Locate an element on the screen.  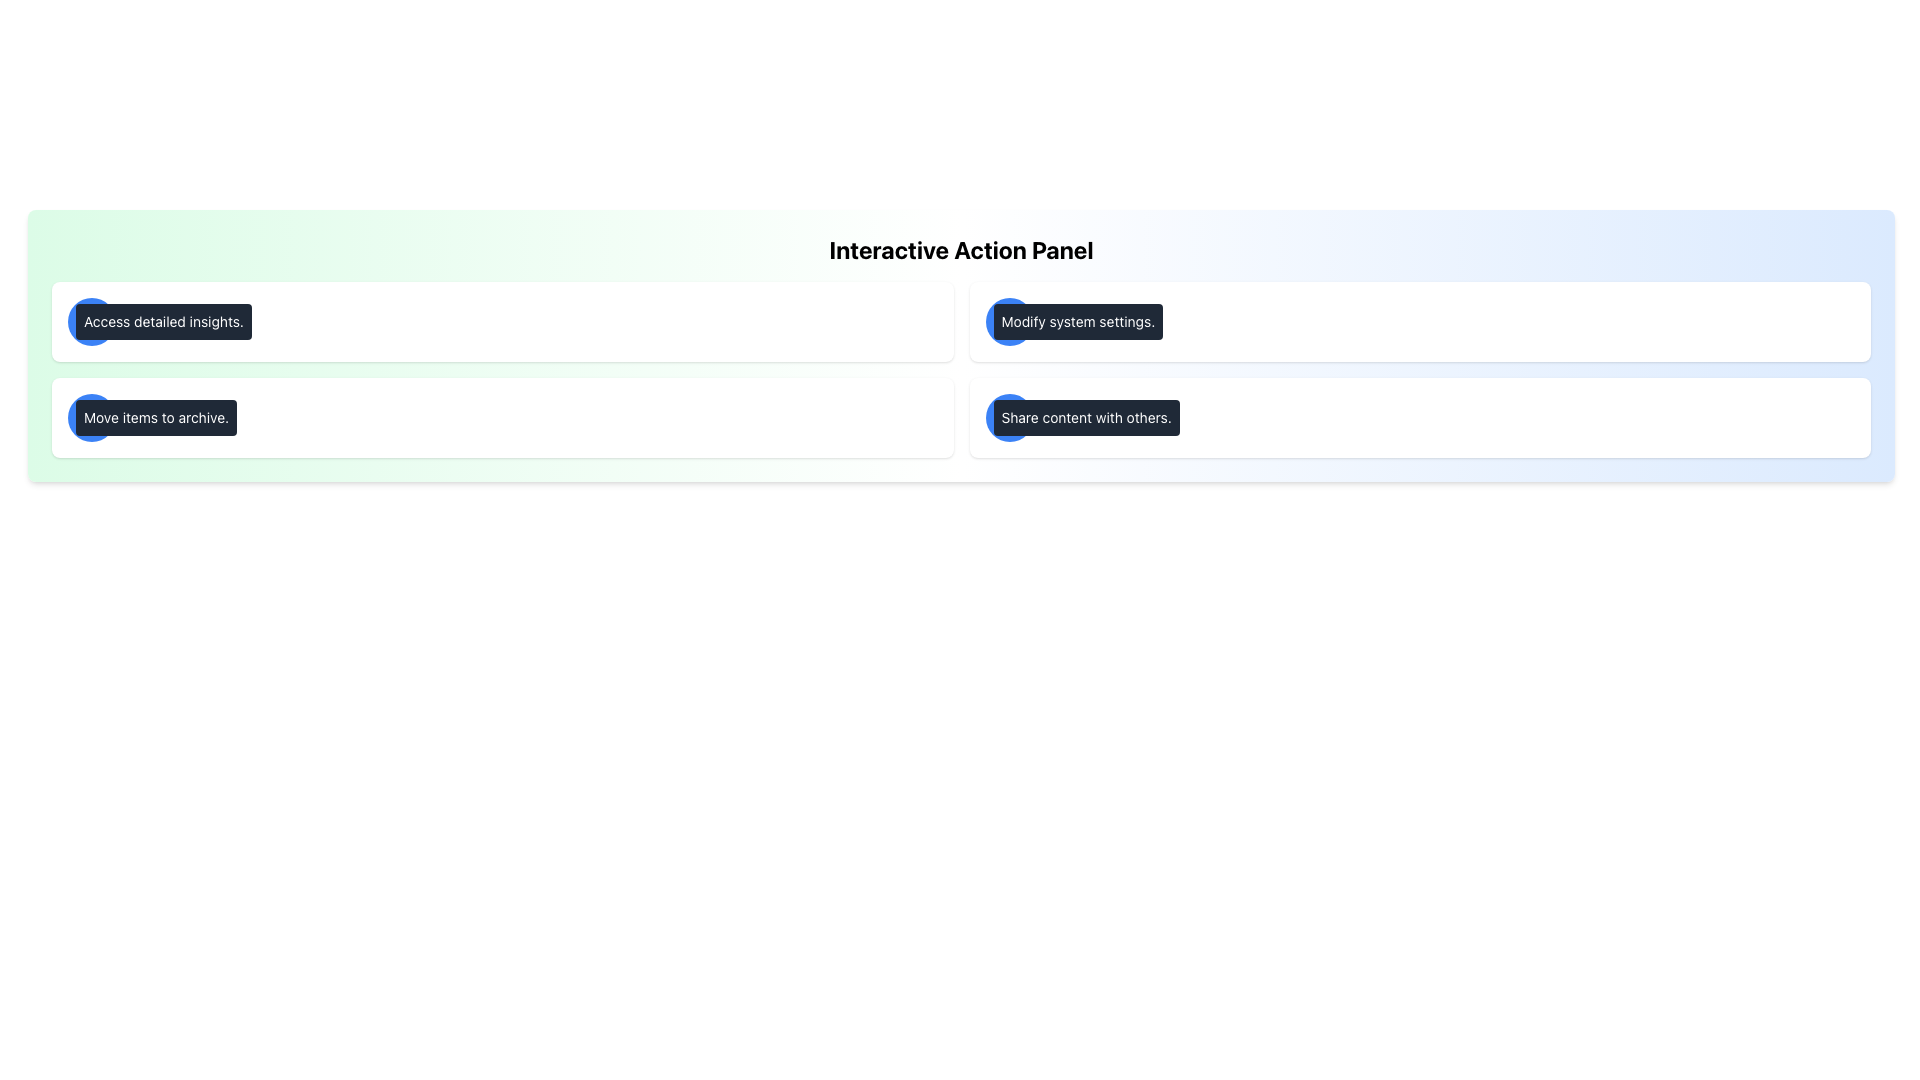
the button labeled 'Move items to archive.' which is a rectangular block with a dark gray background and rounded corners, located within a light green section and positioned below the 'Access detailed insights.' button is located at coordinates (155, 416).